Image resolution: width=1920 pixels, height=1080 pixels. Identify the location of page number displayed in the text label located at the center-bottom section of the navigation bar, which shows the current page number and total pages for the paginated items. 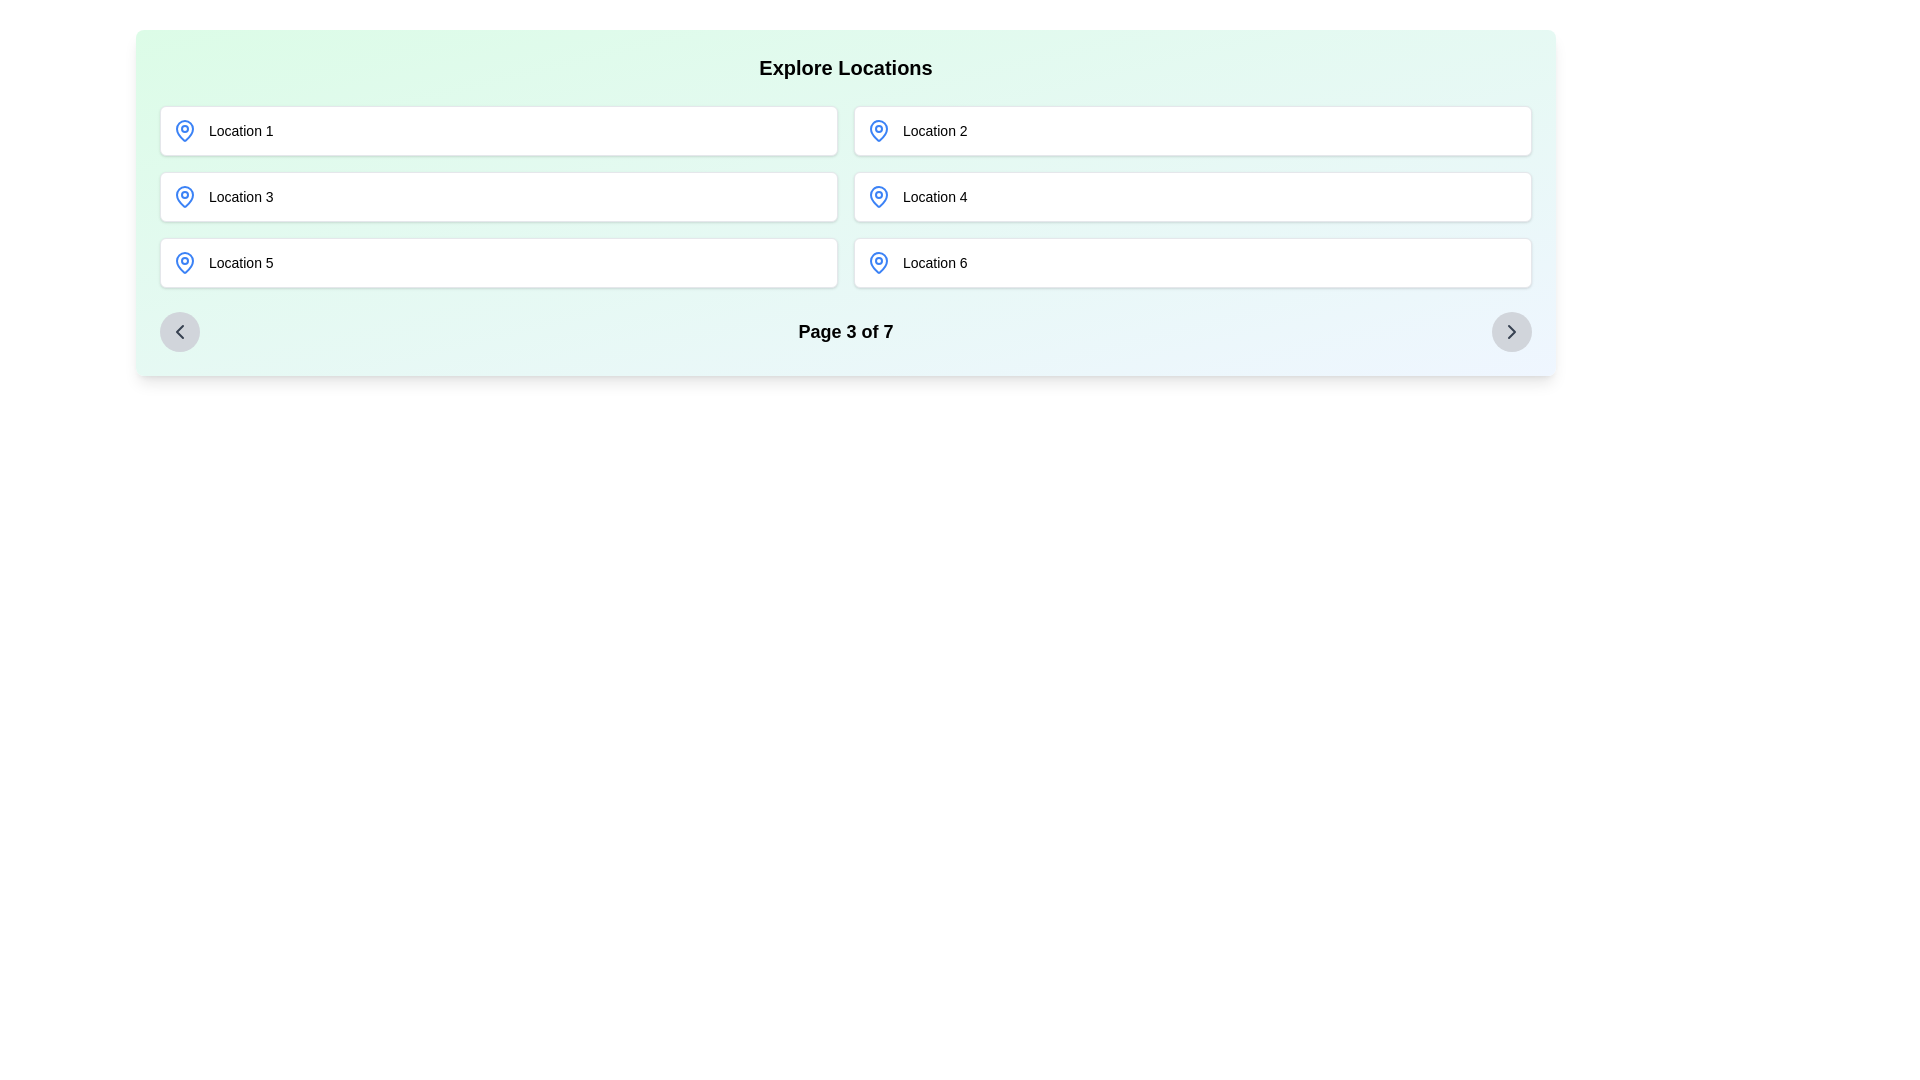
(845, 330).